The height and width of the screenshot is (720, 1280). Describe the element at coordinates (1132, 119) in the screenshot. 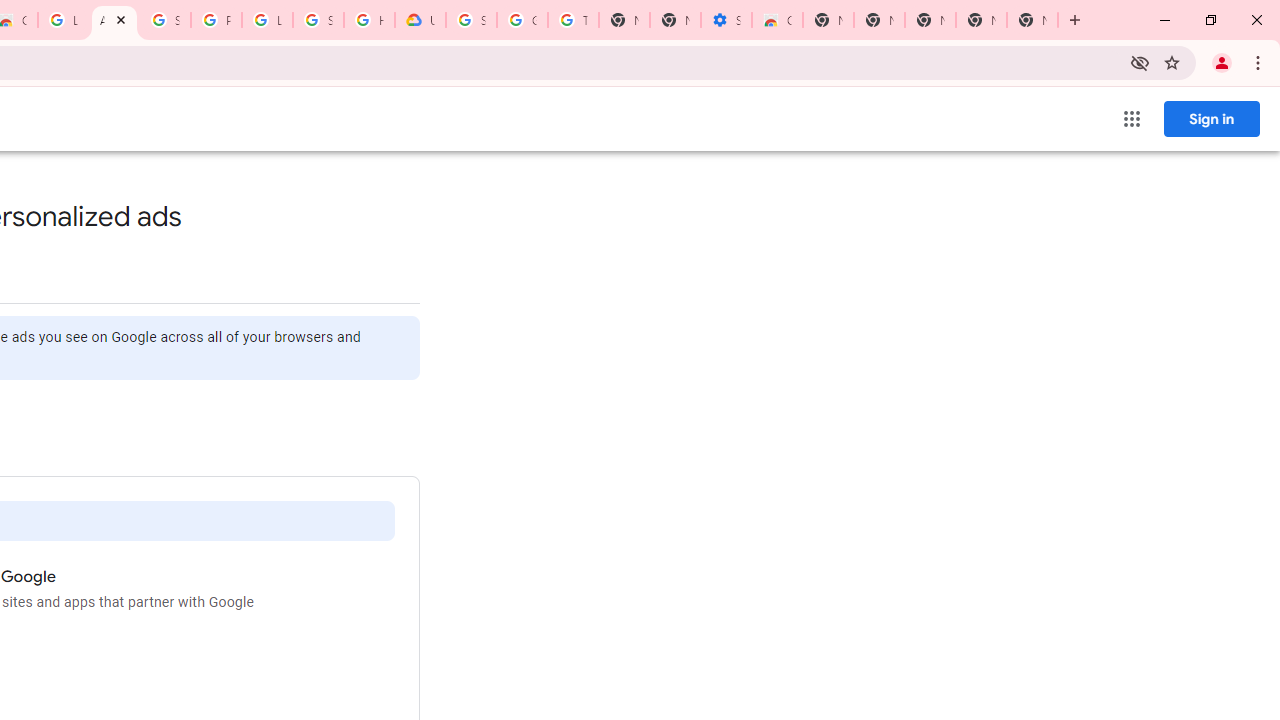

I see `'Google apps'` at that location.